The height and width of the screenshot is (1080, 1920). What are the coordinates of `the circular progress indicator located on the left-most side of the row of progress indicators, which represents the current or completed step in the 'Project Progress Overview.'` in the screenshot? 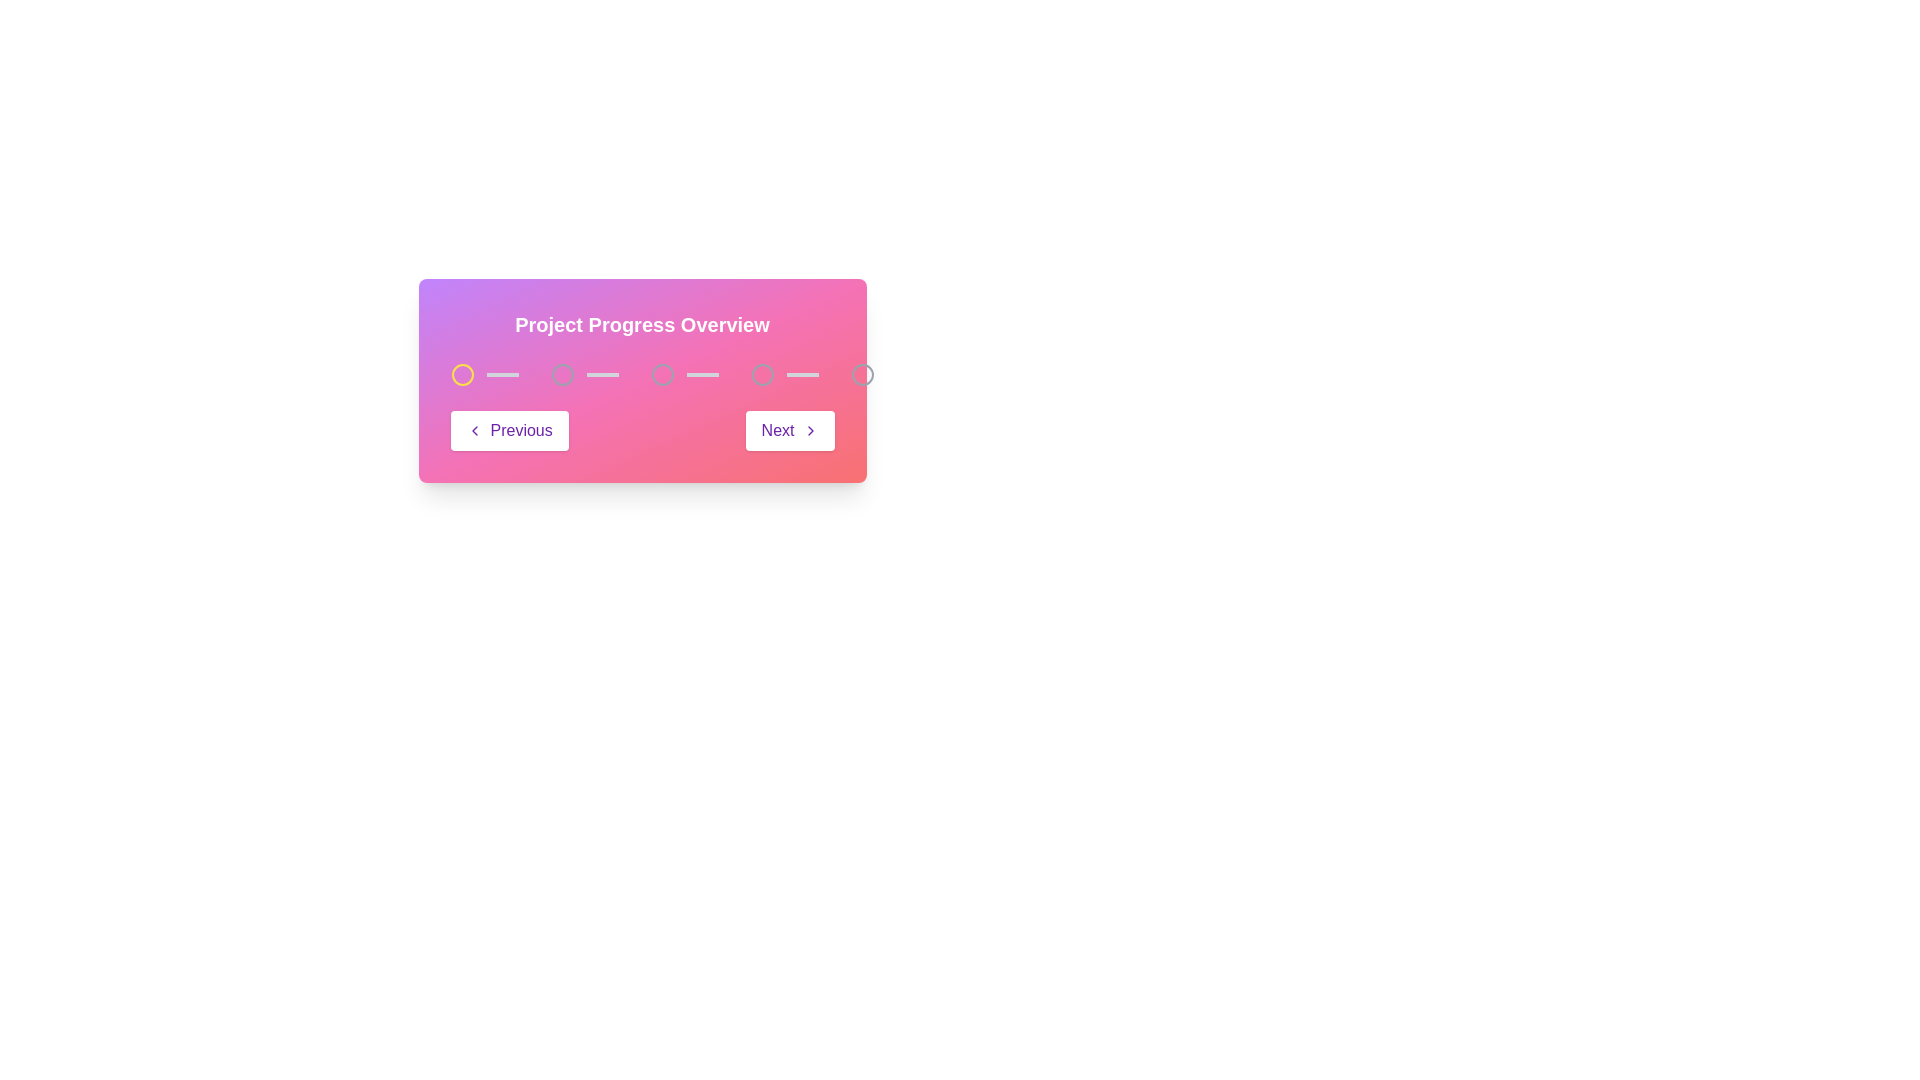 It's located at (461, 374).